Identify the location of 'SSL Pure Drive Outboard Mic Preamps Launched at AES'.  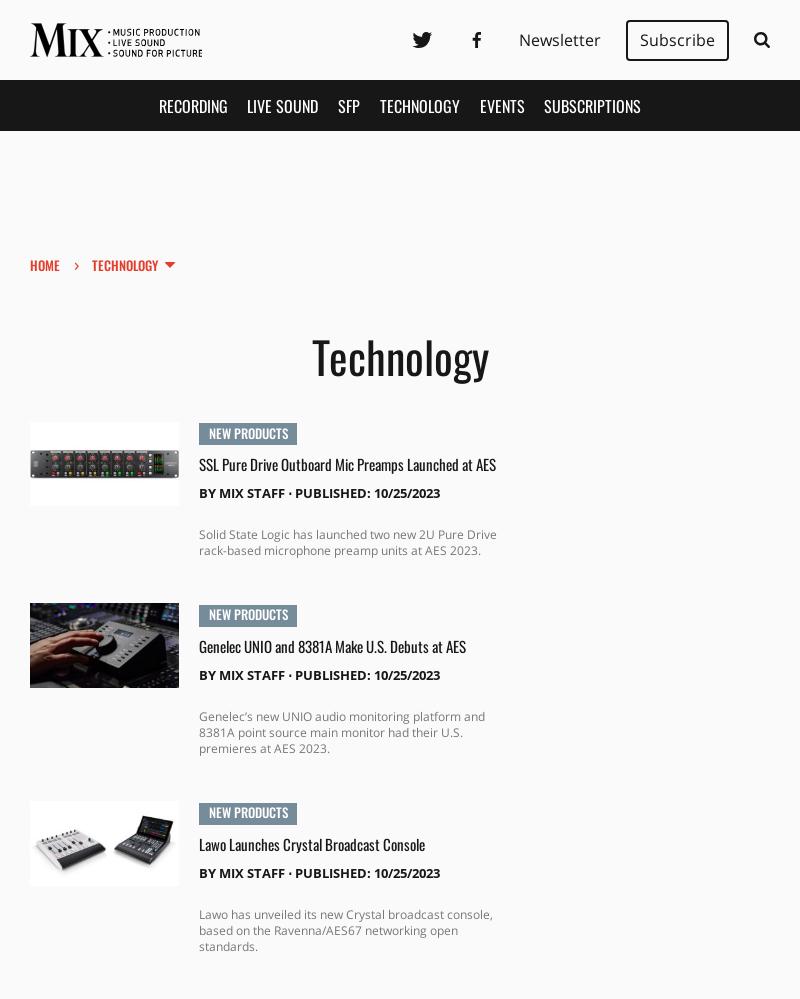
(346, 463).